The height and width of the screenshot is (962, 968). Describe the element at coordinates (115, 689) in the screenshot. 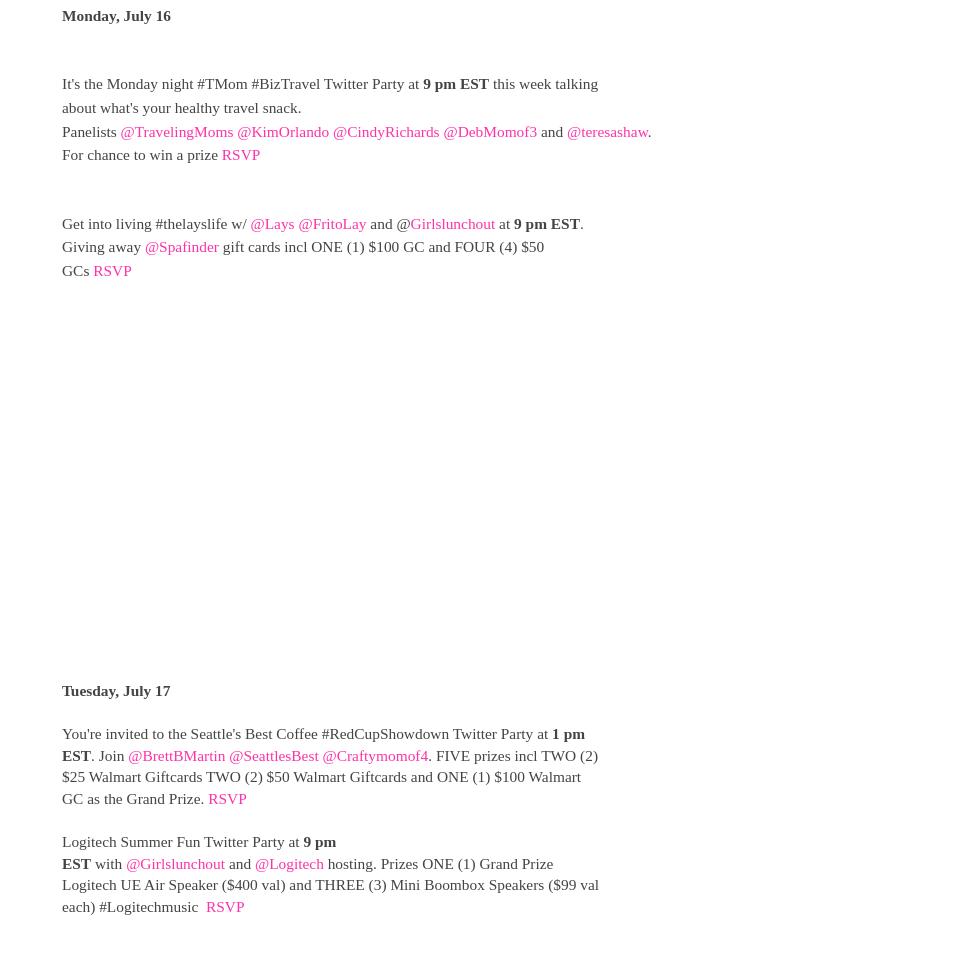

I see `'Tuesday, July 17'` at that location.